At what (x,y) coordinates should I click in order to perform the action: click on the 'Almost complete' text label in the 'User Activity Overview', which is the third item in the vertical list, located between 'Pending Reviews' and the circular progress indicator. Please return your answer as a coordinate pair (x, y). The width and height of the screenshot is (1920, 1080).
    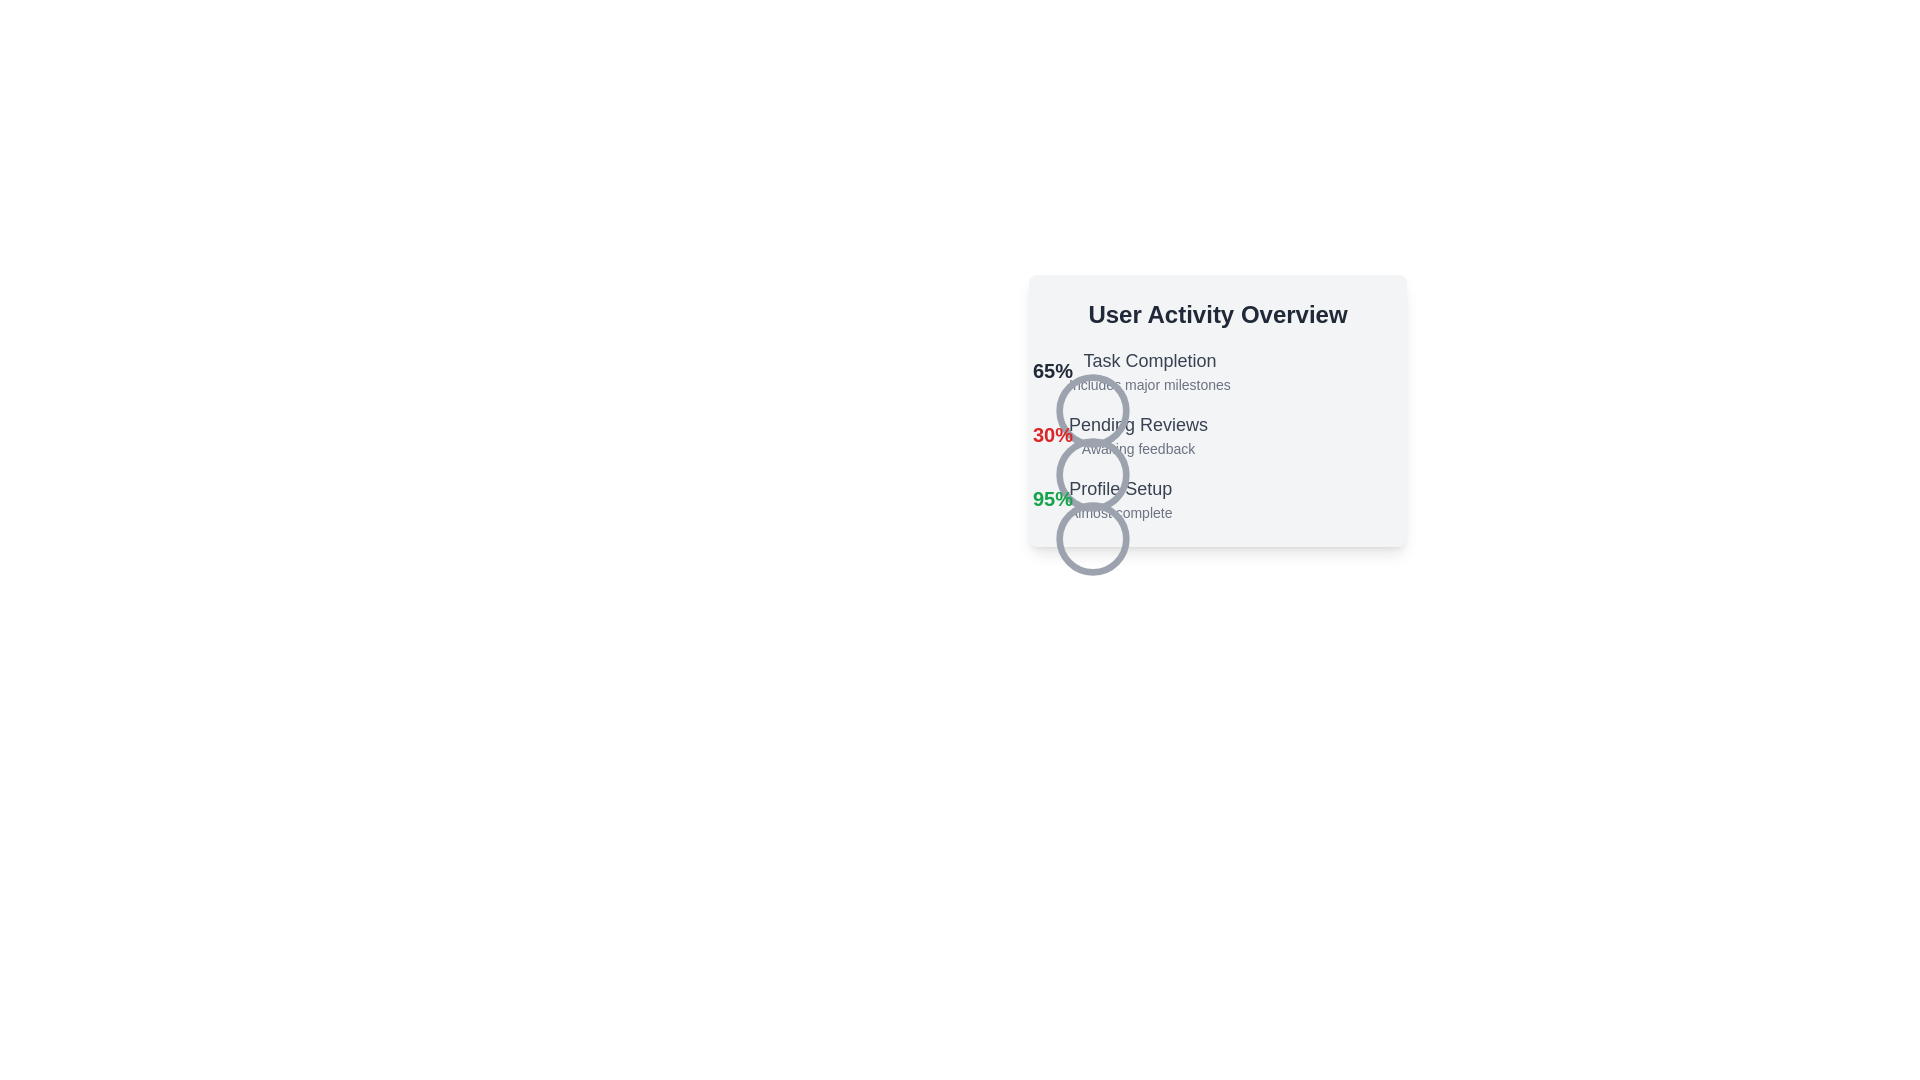
    Looking at the image, I should click on (1120, 497).